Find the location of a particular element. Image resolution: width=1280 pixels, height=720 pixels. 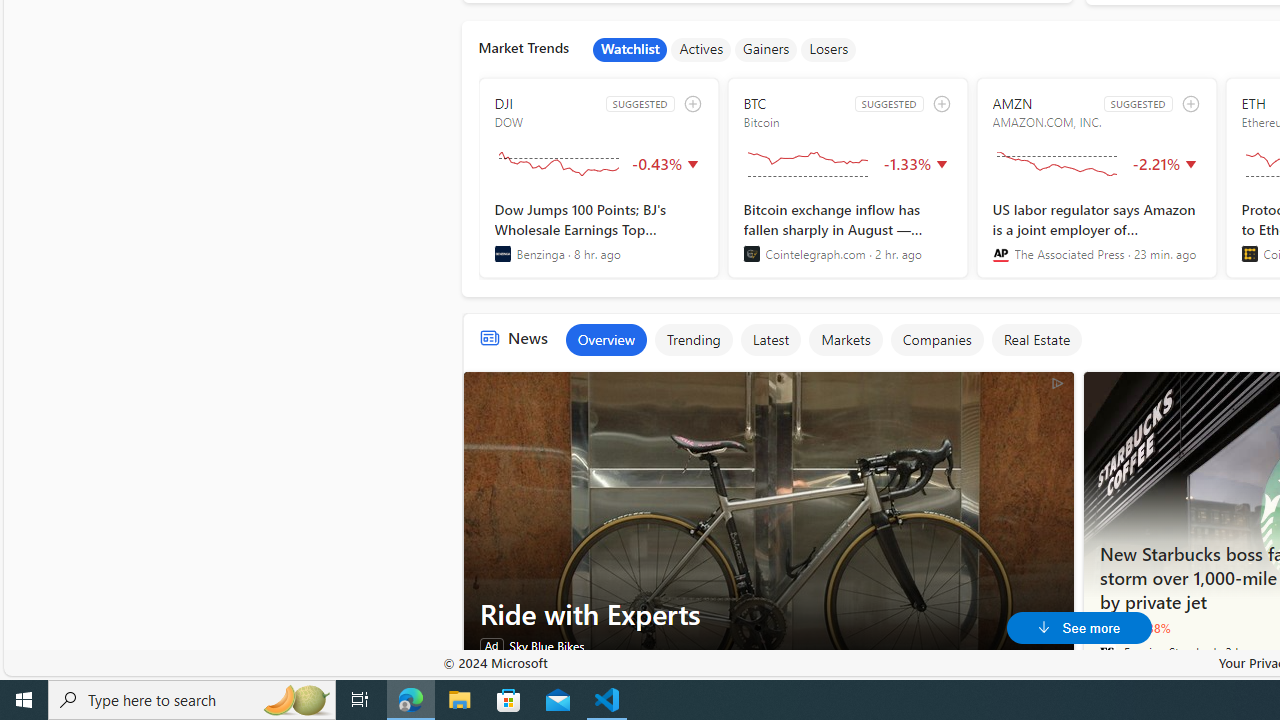

'add to watchlist' is located at coordinates (1190, 104).